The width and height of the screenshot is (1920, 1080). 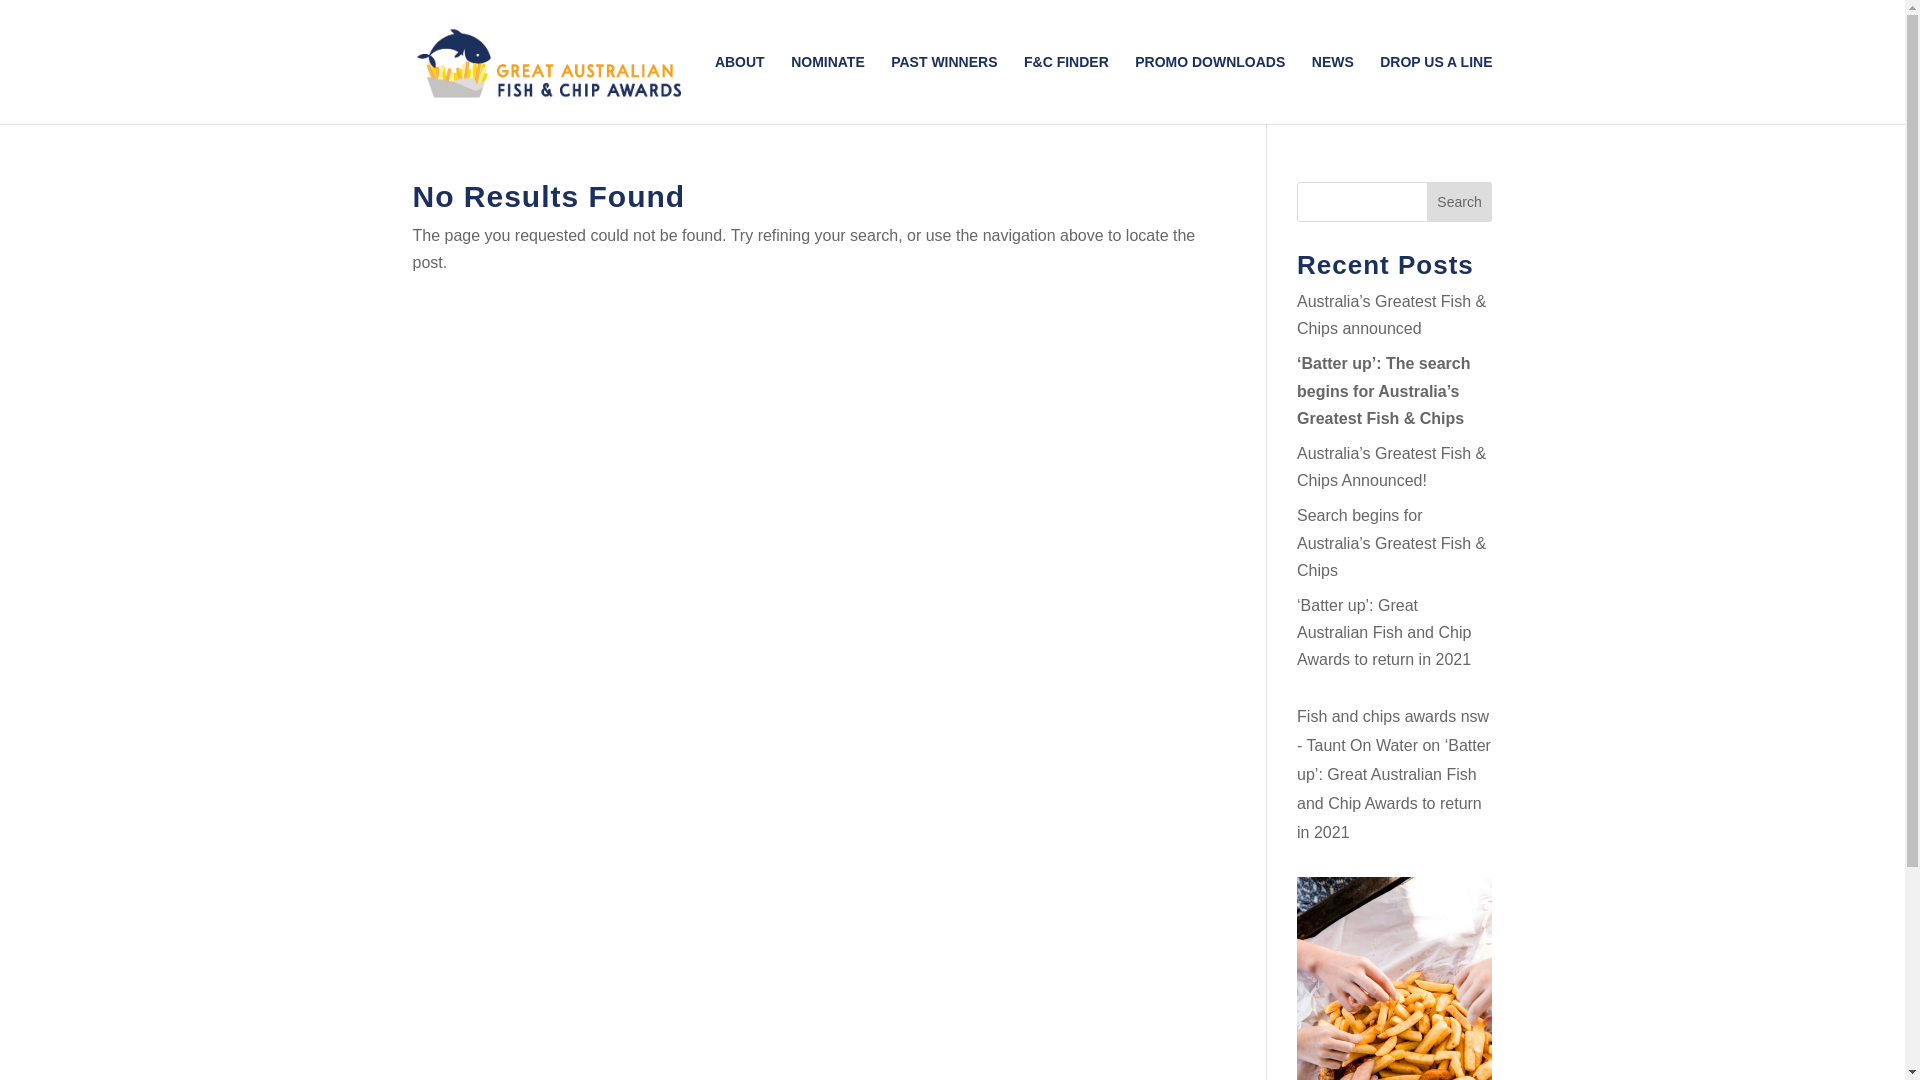 What do you see at coordinates (1391, 731) in the screenshot?
I see `'Fish and chips awards nsw - Taunt On Water'` at bounding box center [1391, 731].